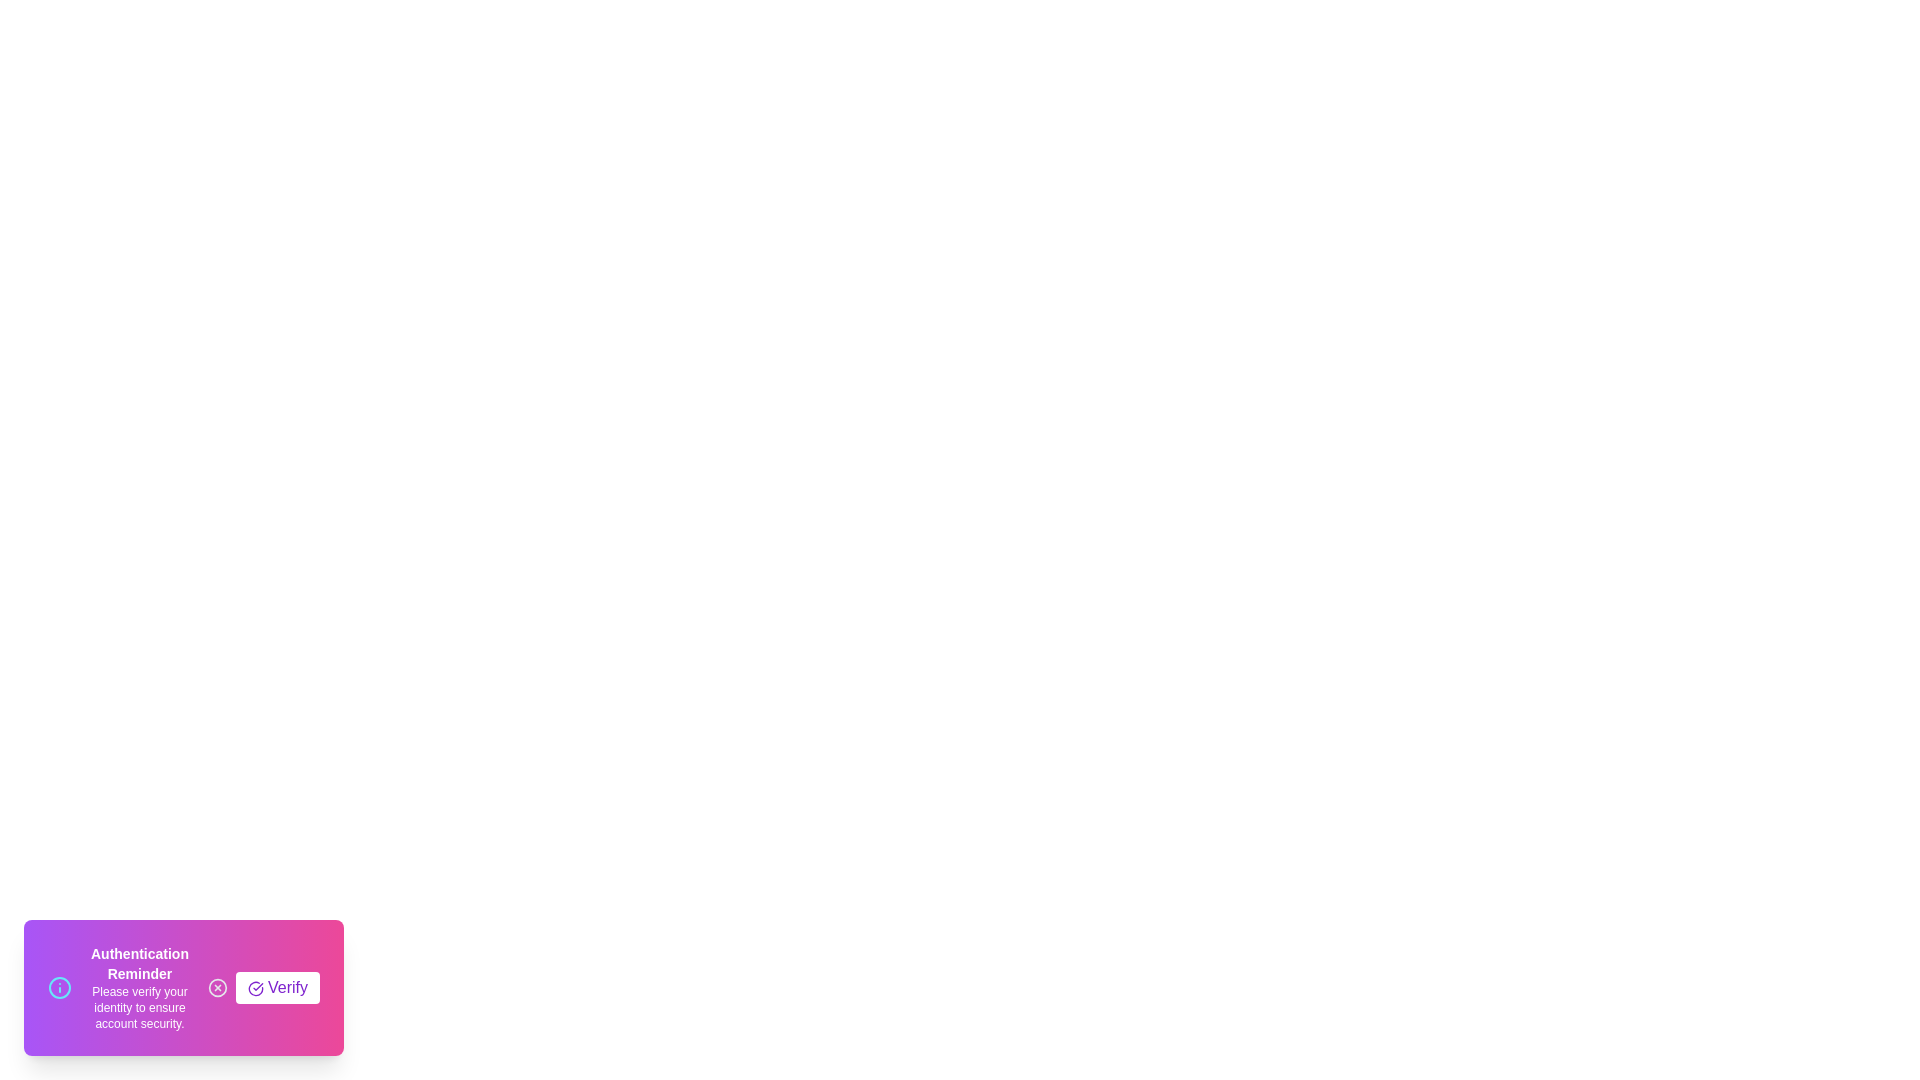 This screenshot has width=1920, height=1080. What do you see at coordinates (217, 986) in the screenshot?
I see `the close button to dismiss the snackbar` at bounding box center [217, 986].